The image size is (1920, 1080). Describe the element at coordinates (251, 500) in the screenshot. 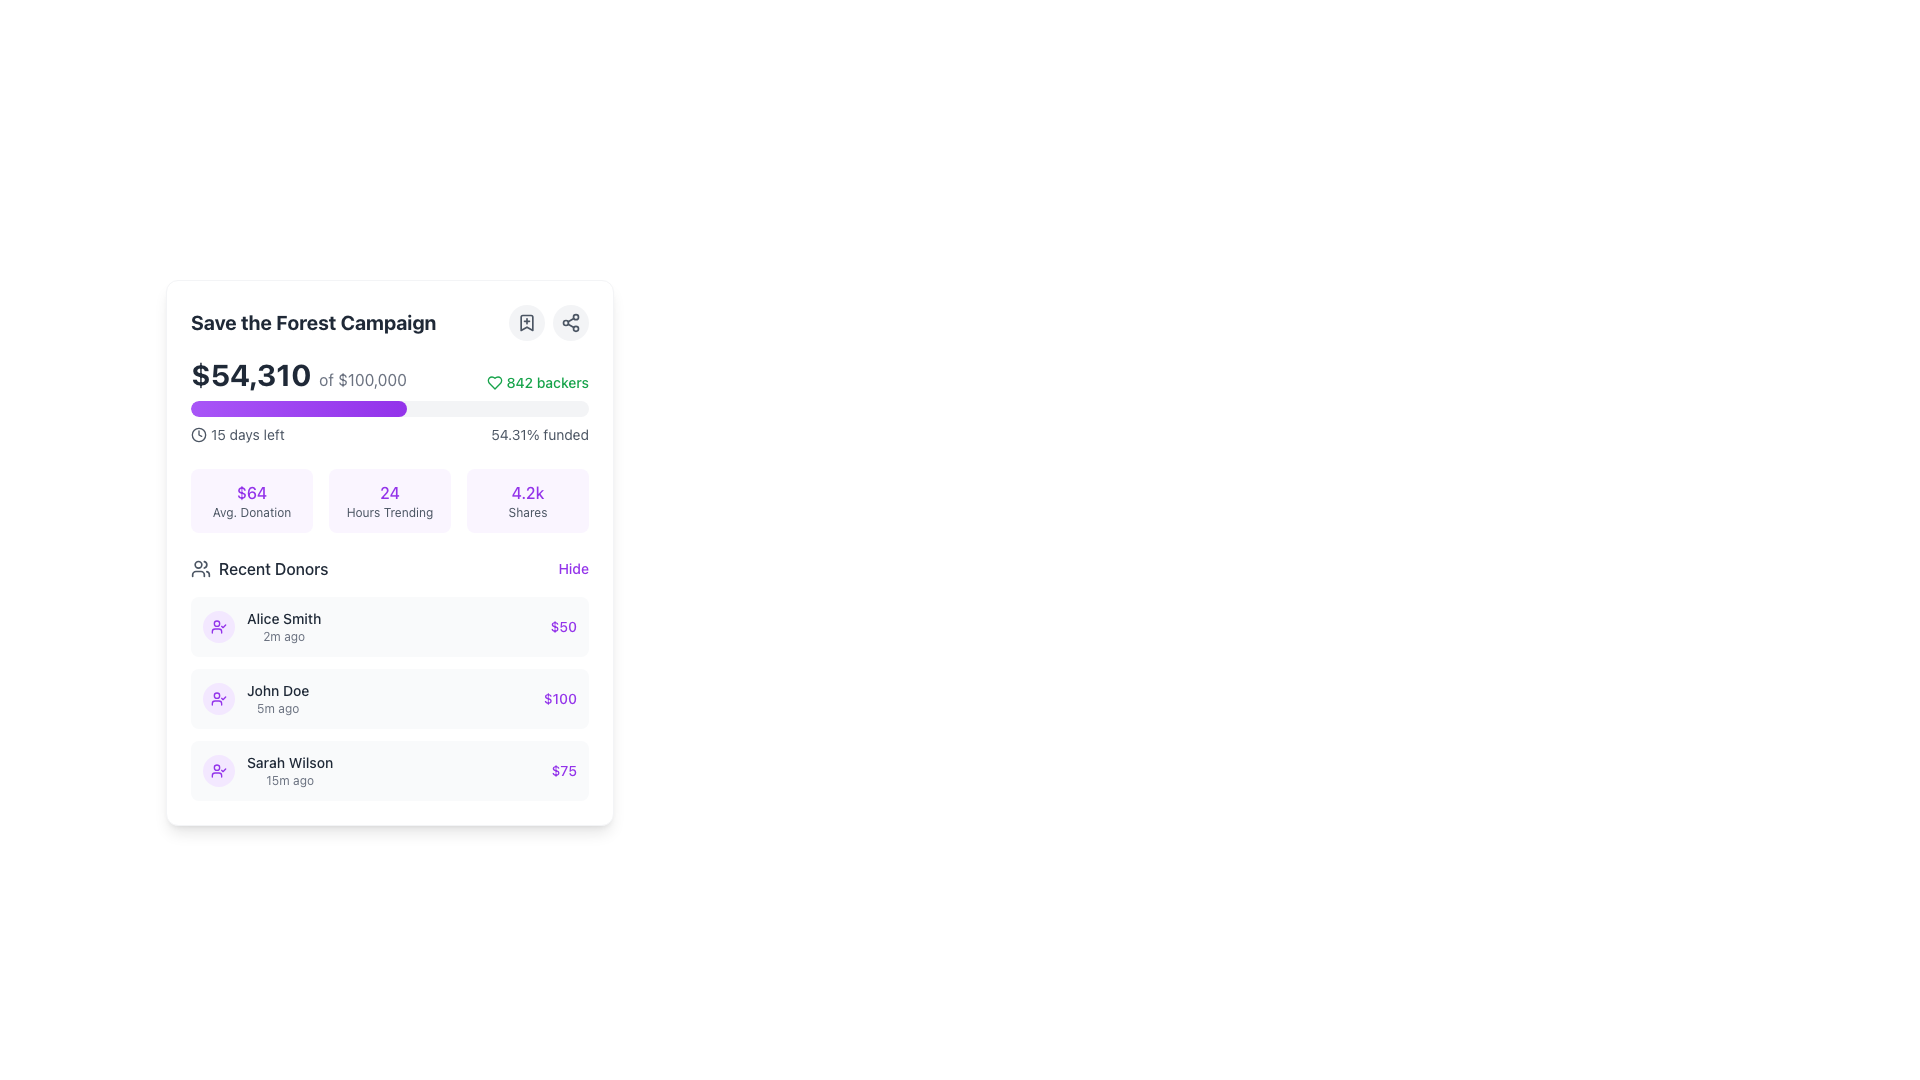

I see `the informational Text block with a background card that displays the average donation amount for the campaign, located centrally within the campaign panel` at that location.